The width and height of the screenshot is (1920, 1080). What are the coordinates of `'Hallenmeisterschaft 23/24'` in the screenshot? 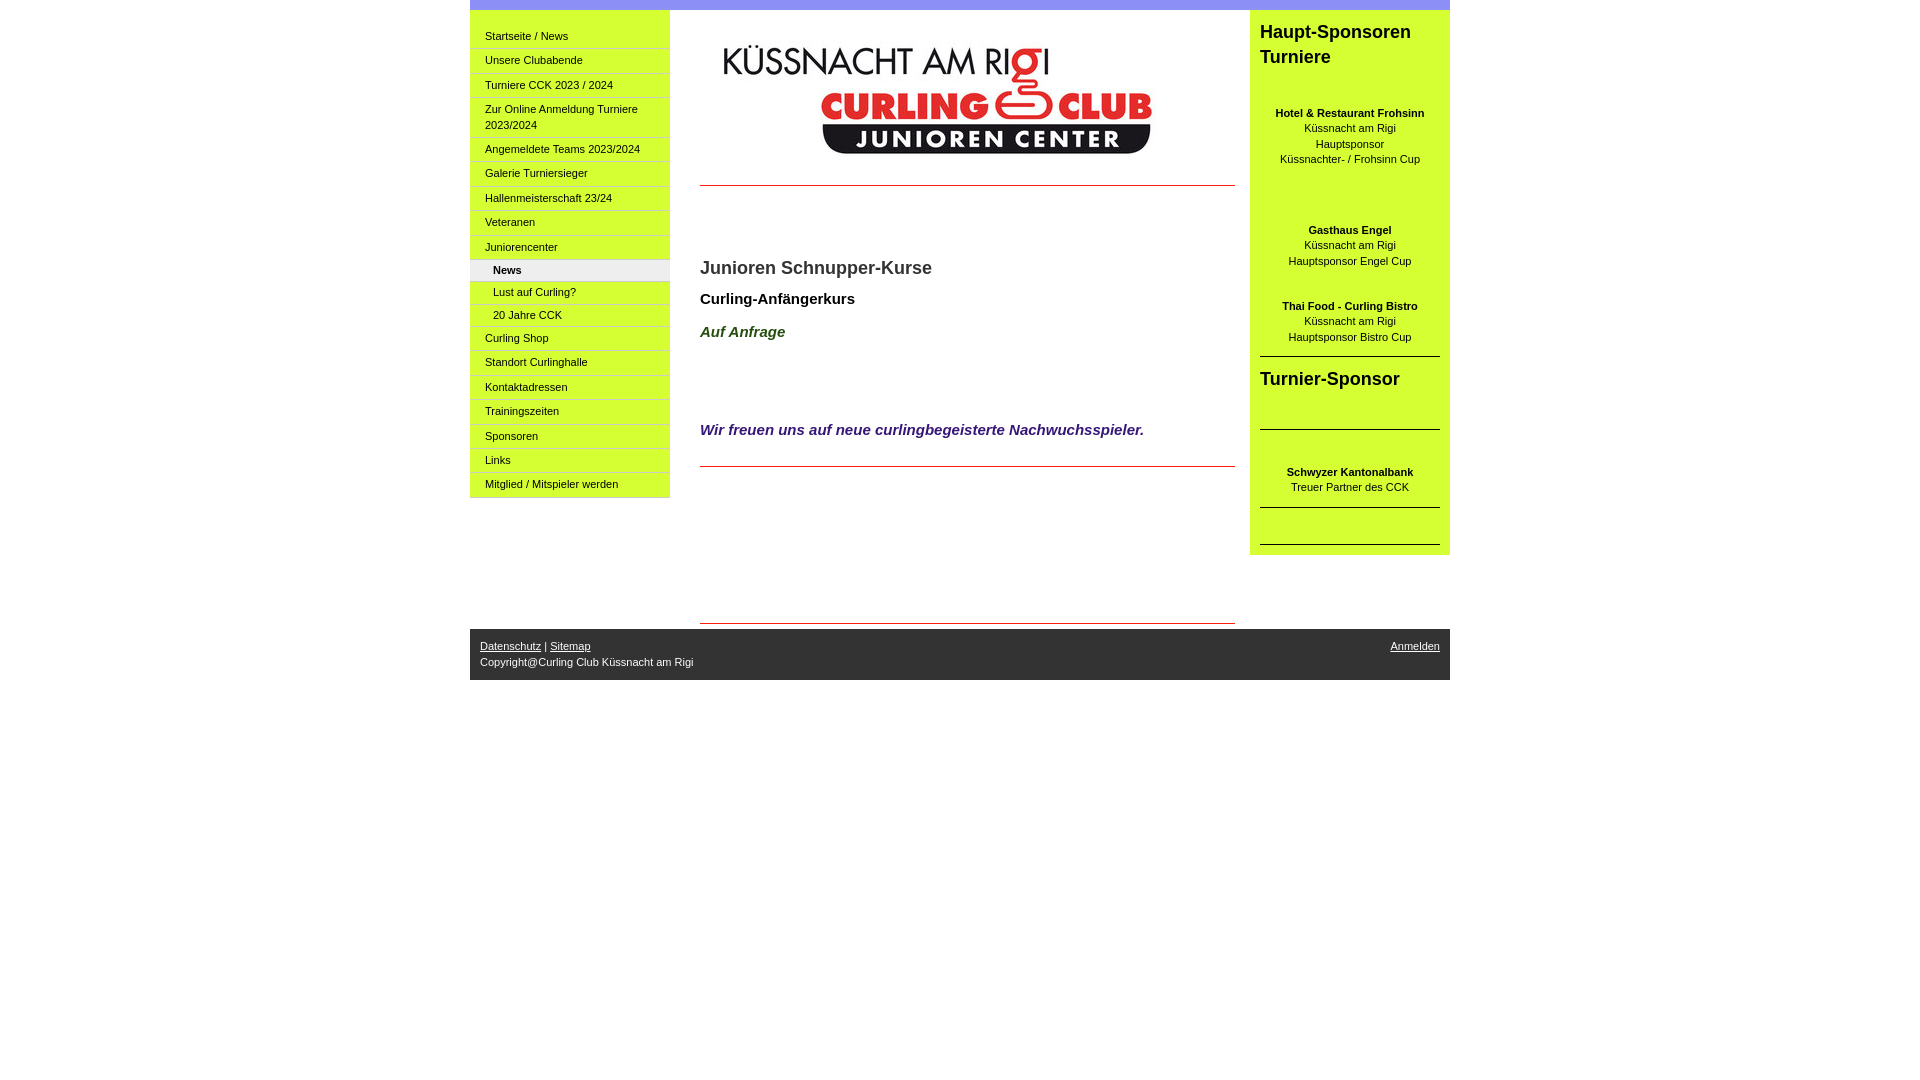 It's located at (469, 199).